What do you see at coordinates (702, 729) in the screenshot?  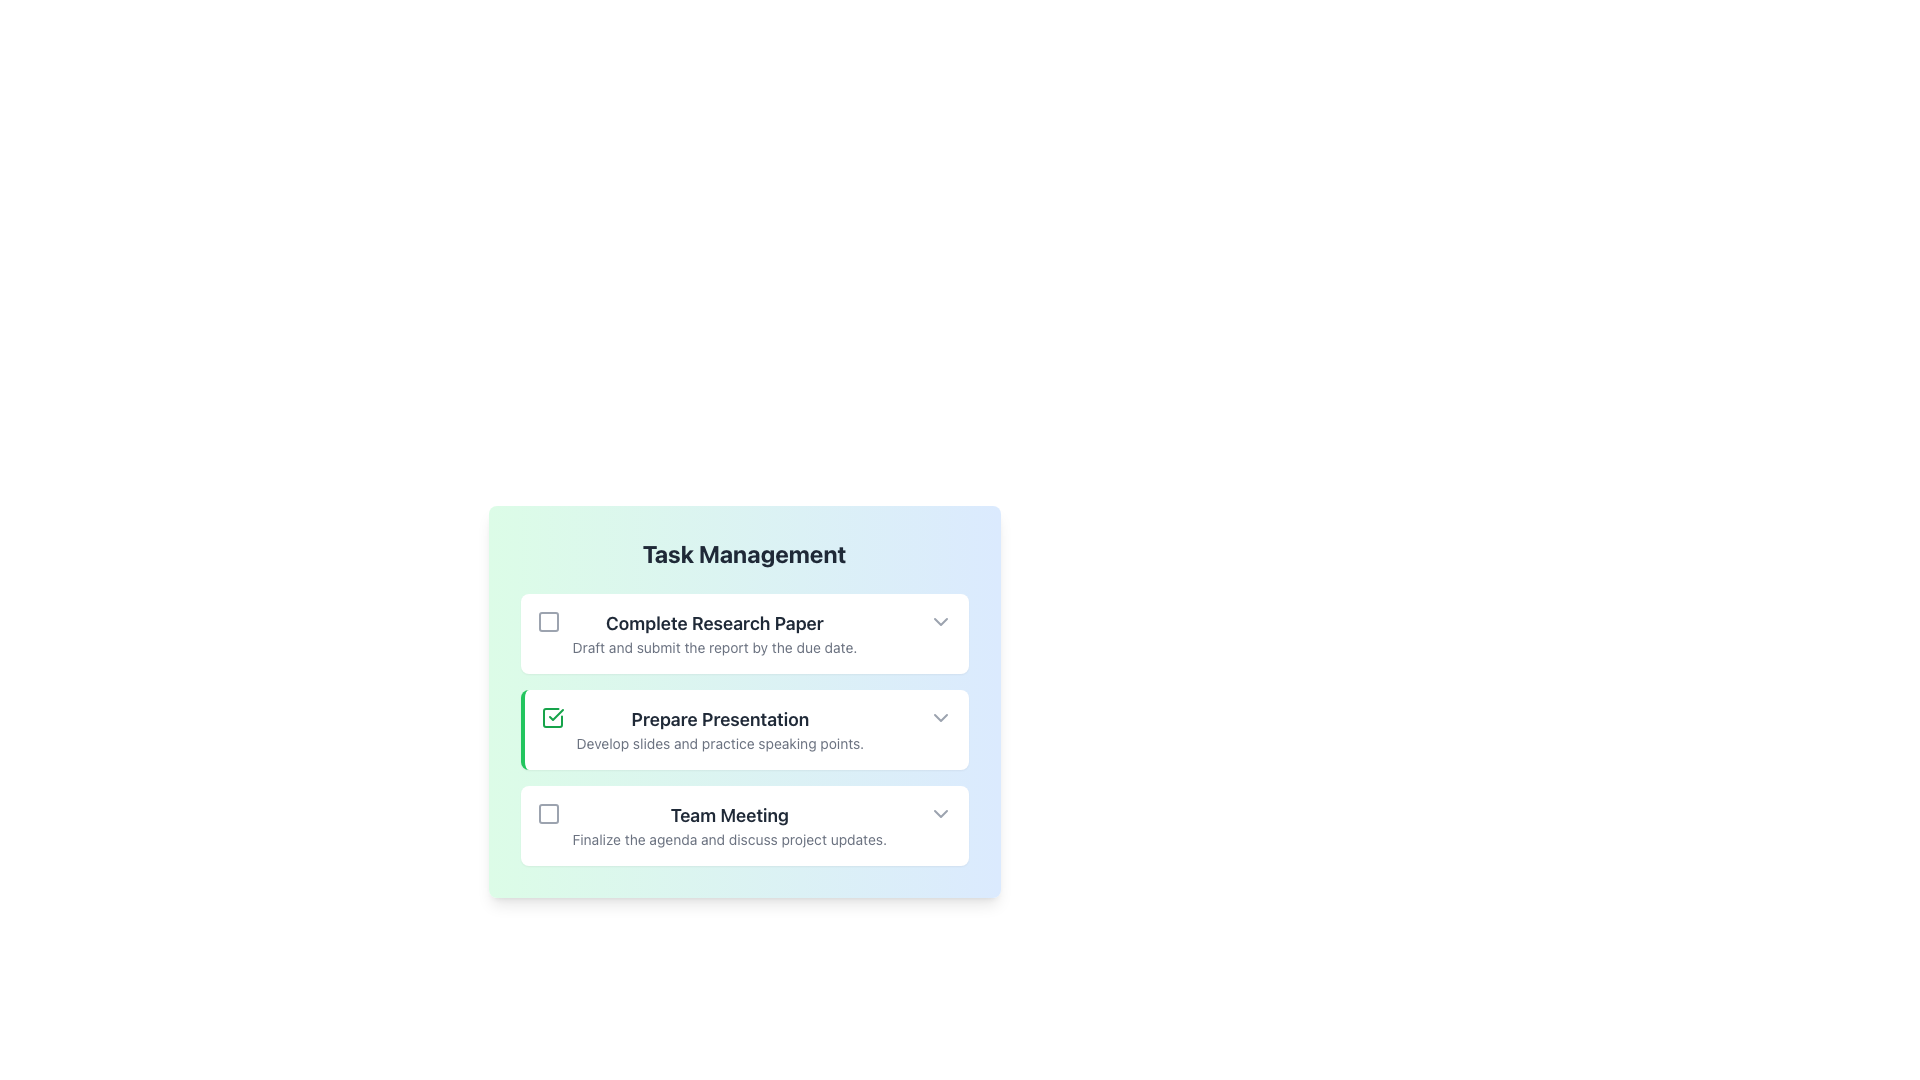 I see `the second task item card in the task manager interface, which contains a checkbox and text content` at bounding box center [702, 729].